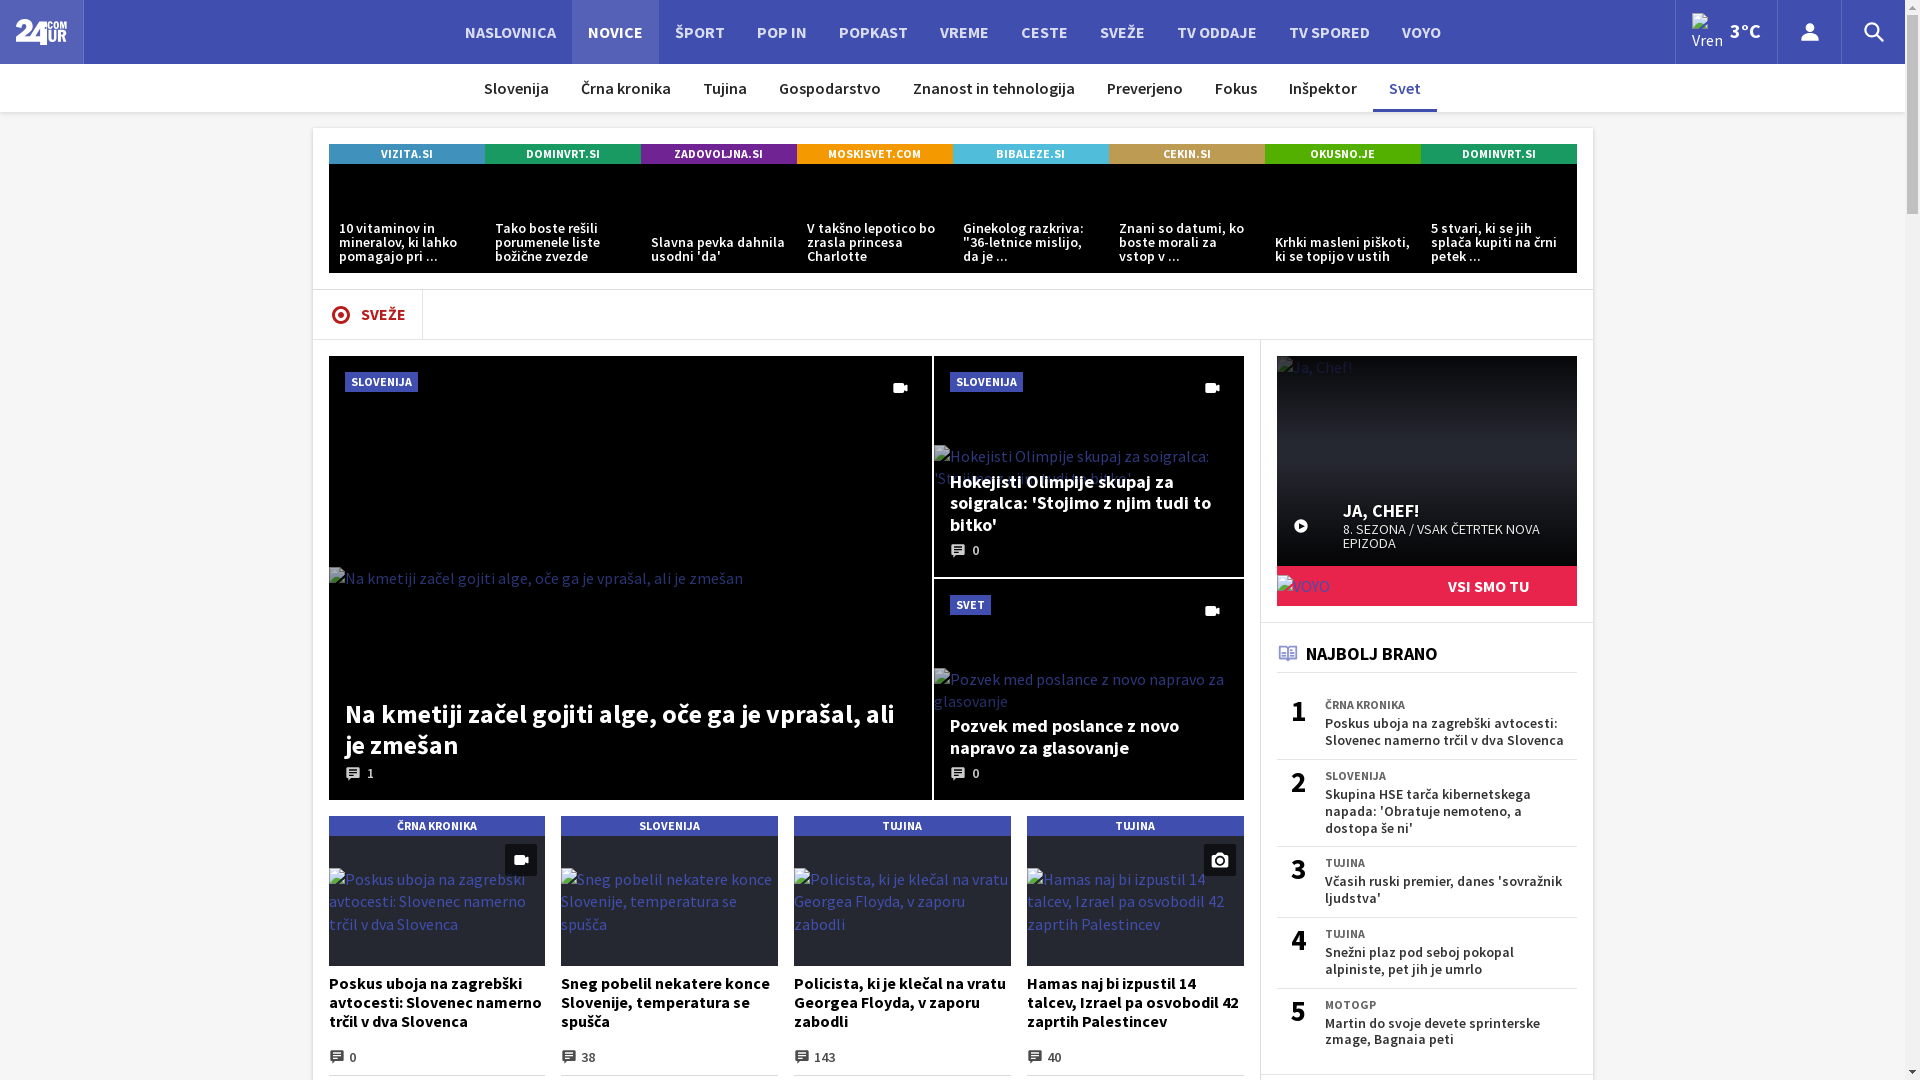 This screenshot has width=1920, height=1080. I want to click on 'DOMINVRT.SI', so click(560, 153).